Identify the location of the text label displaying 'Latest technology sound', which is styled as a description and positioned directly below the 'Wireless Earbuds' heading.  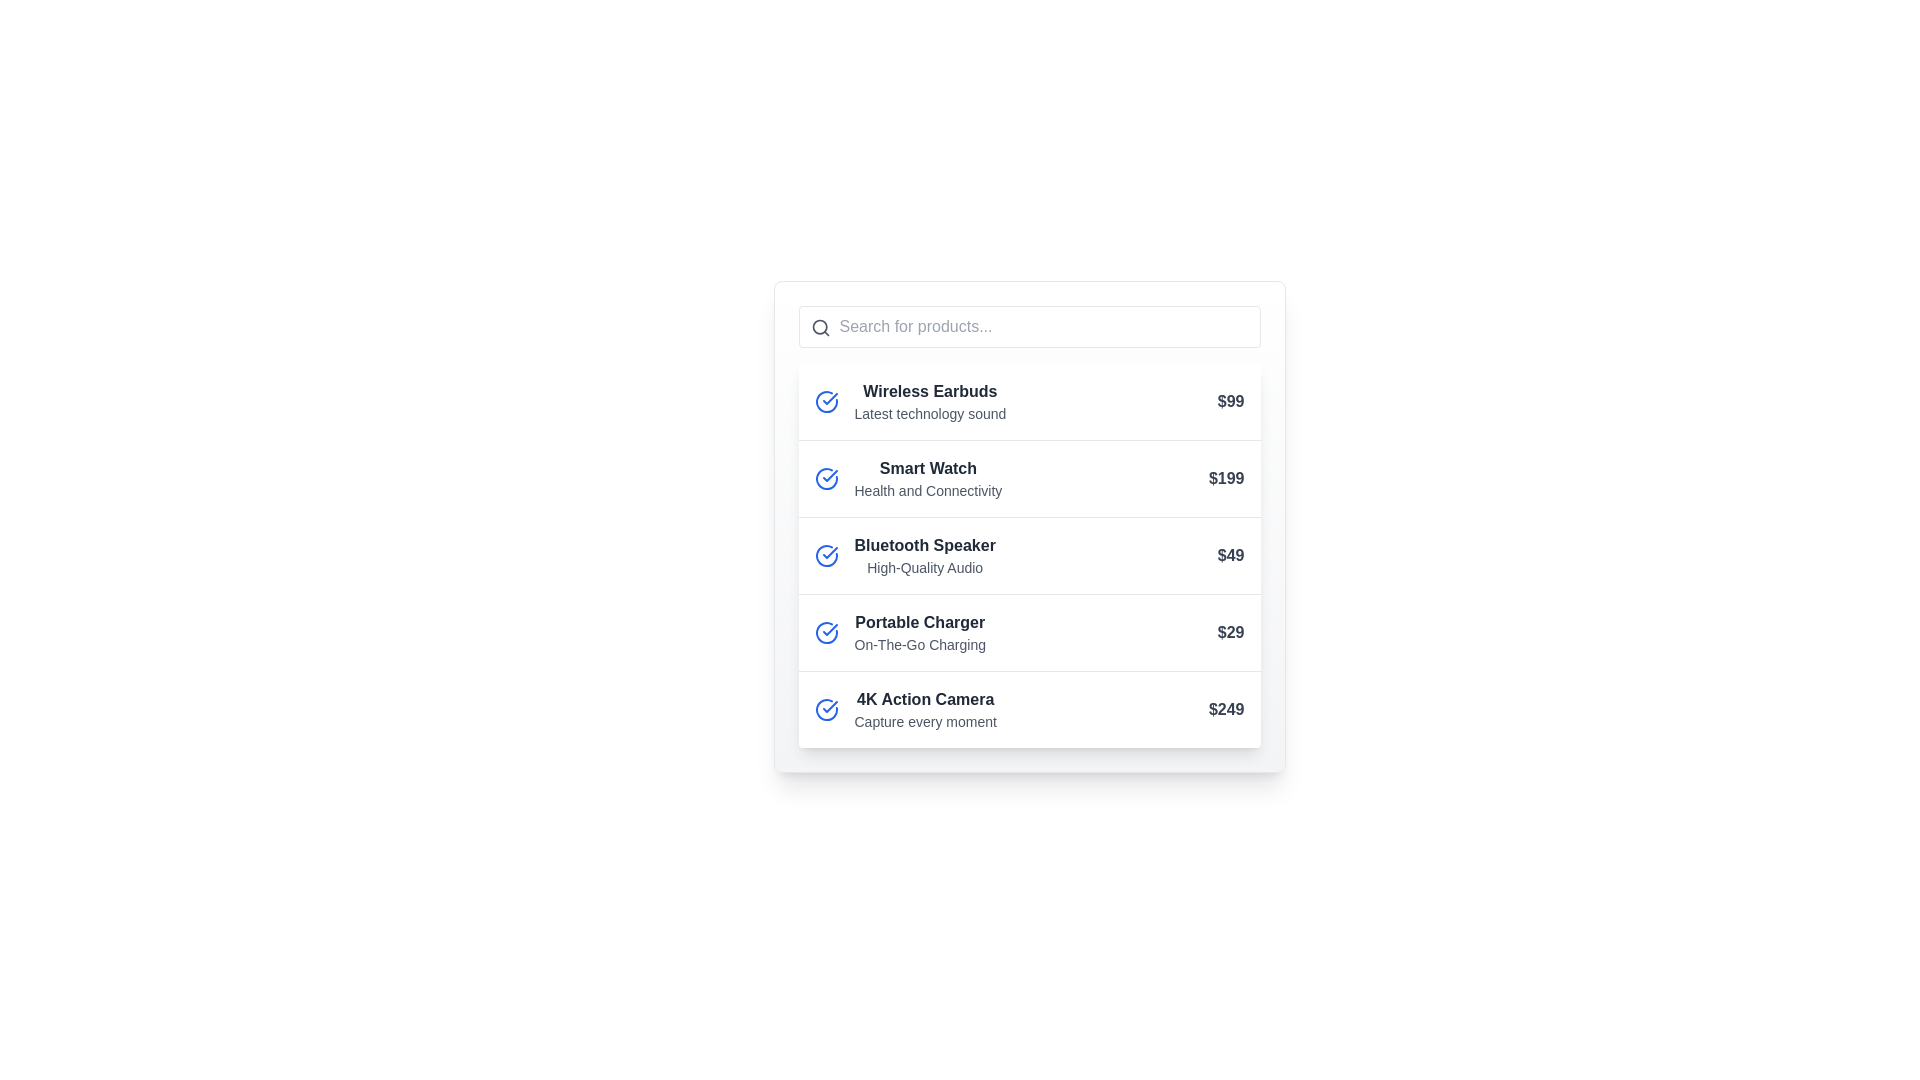
(929, 412).